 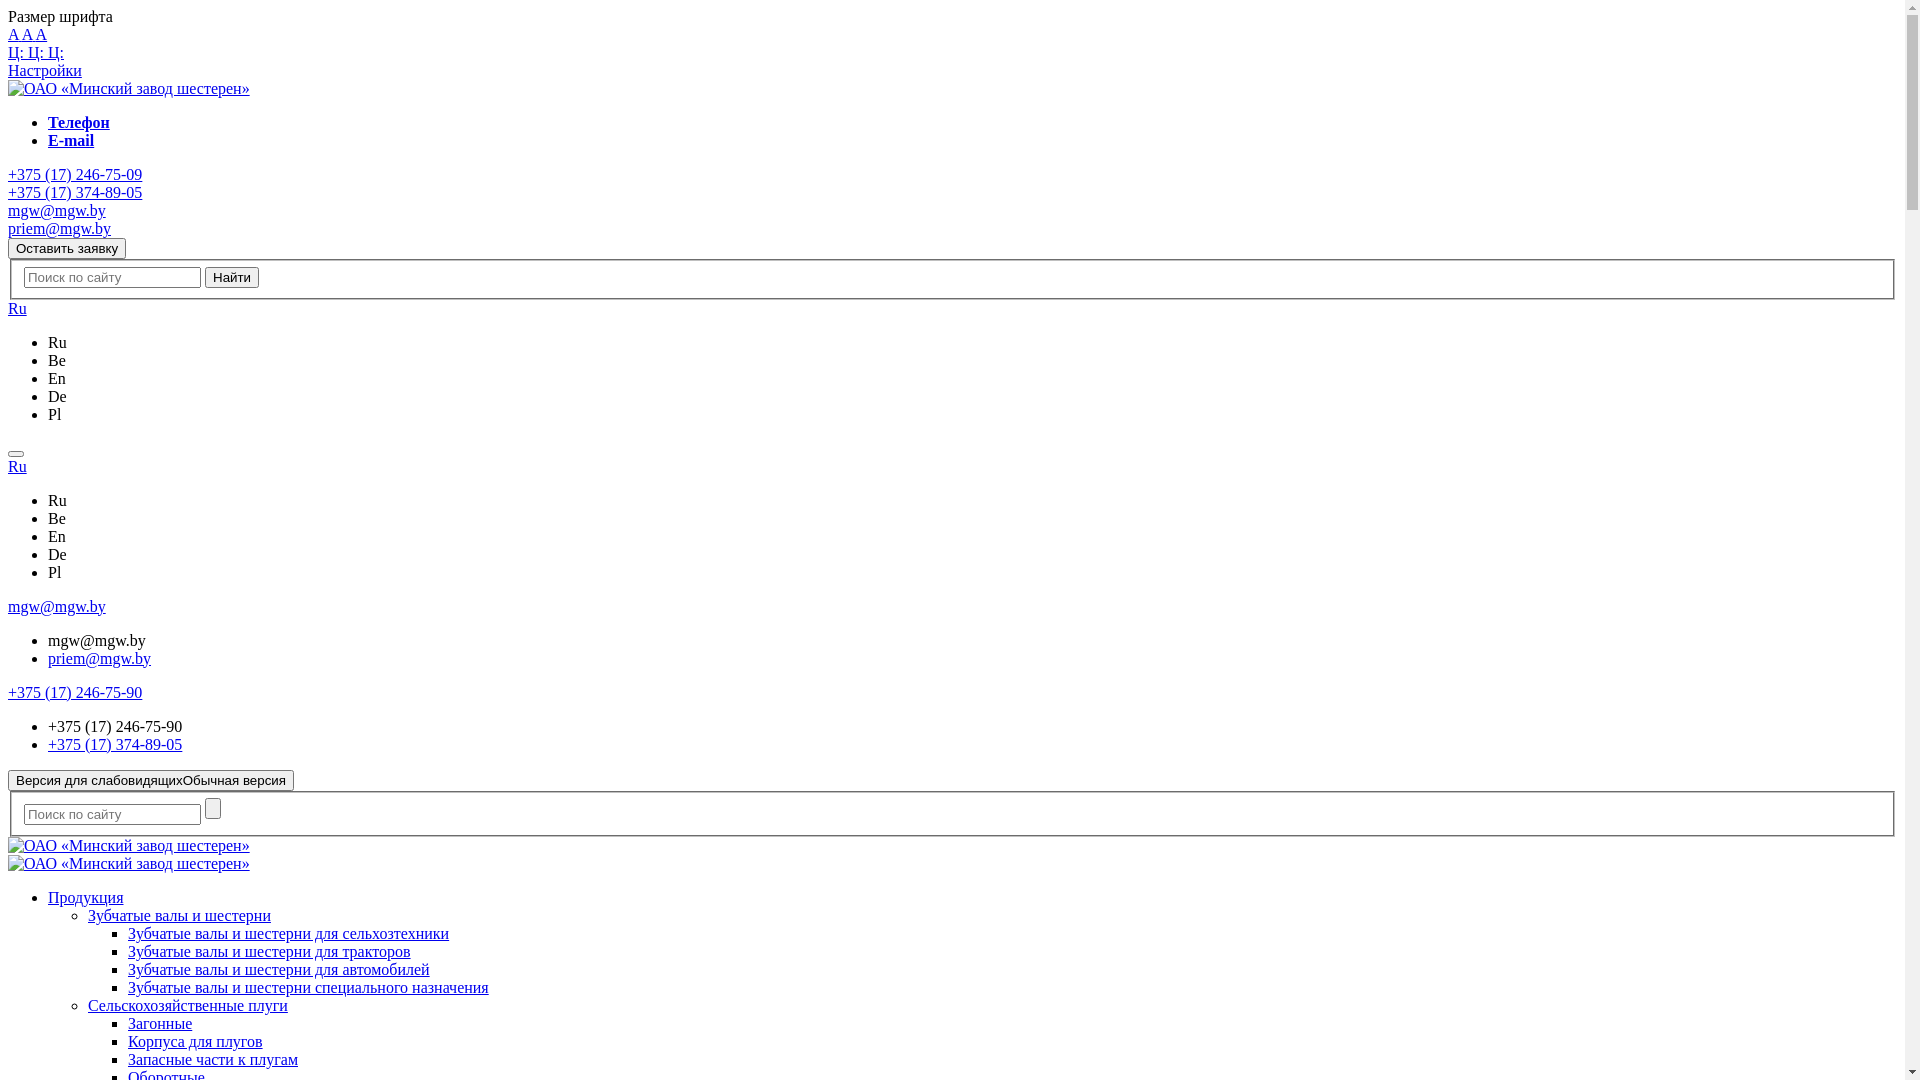 What do you see at coordinates (8, 173) in the screenshot?
I see `'+375 (17) 246-75-09'` at bounding box center [8, 173].